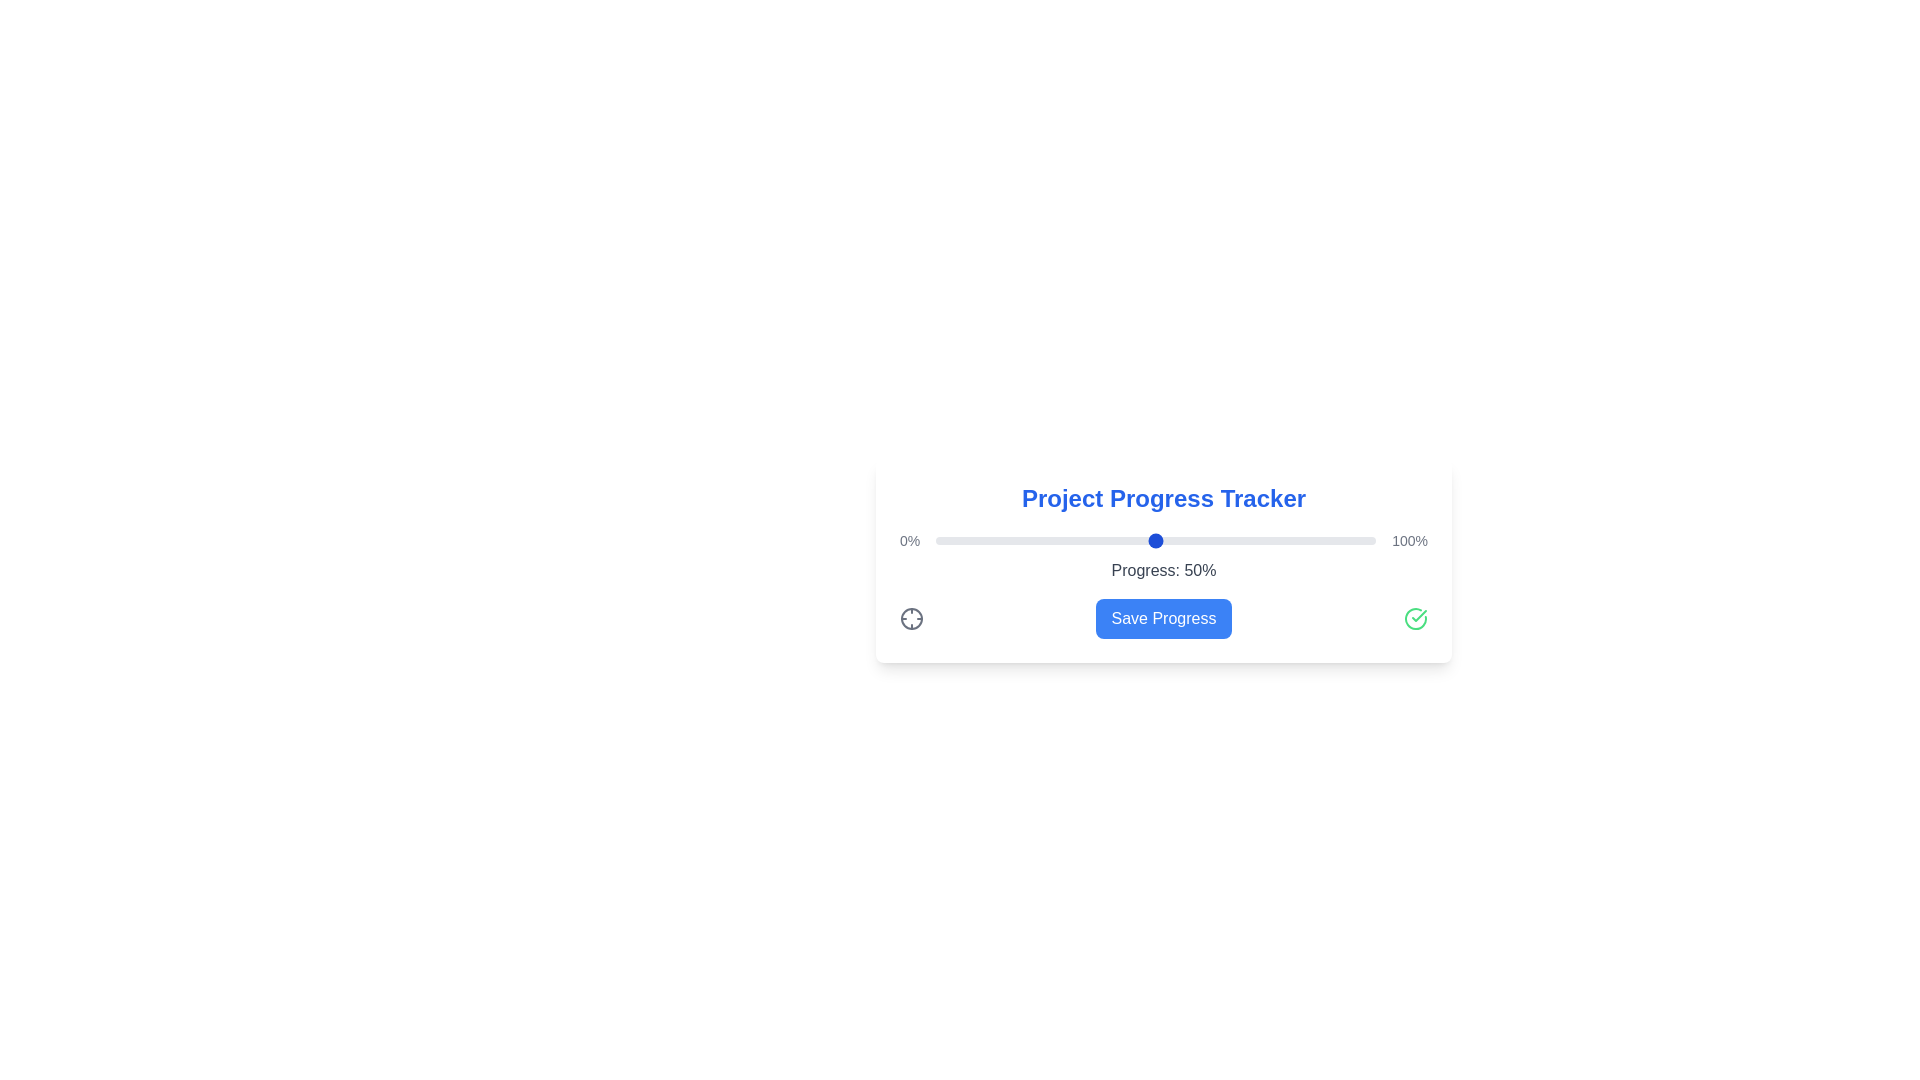 Image resolution: width=1920 pixels, height=1080 pixels. What do you see at coordinates (1221, 540) in the screenshot?
I see `the slider to set the progress value to 65` at bounding box center [1221, 540].